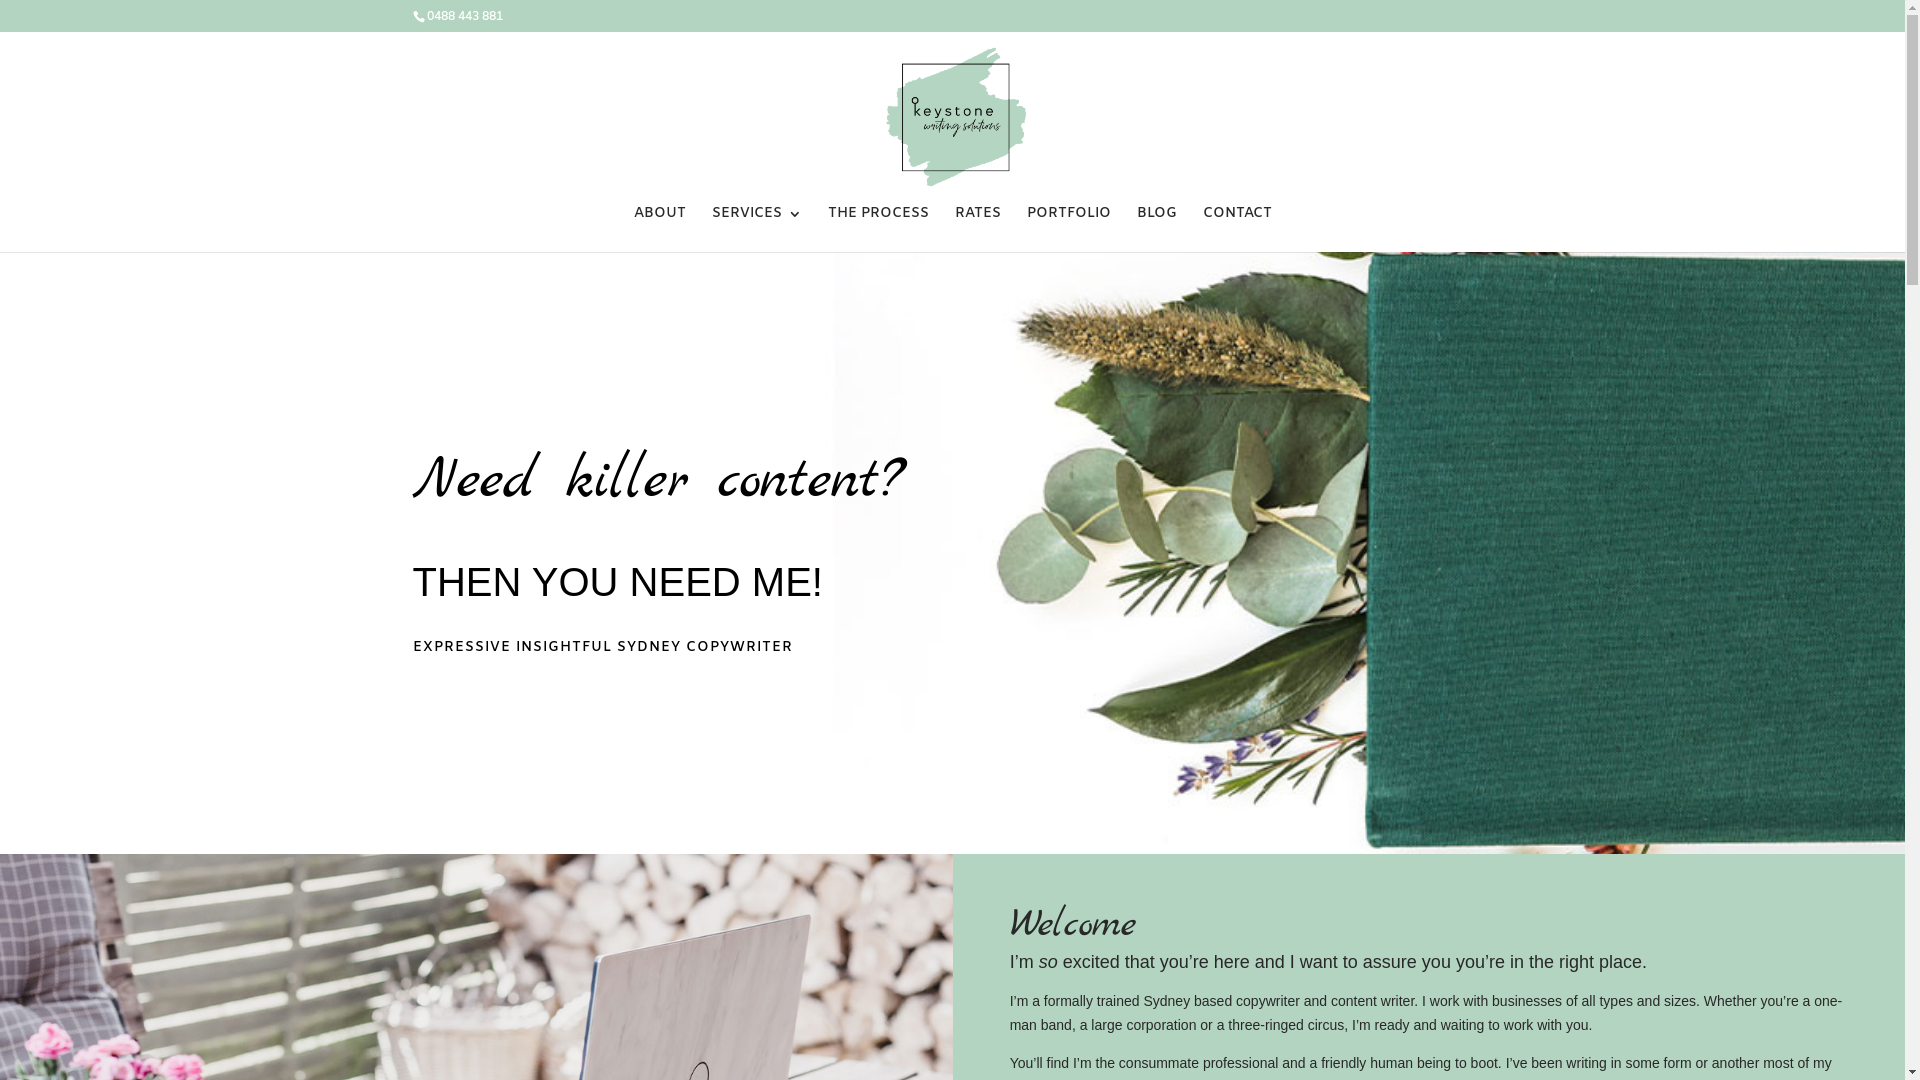  I want to click on 'BLOG', so click(1156, 228).